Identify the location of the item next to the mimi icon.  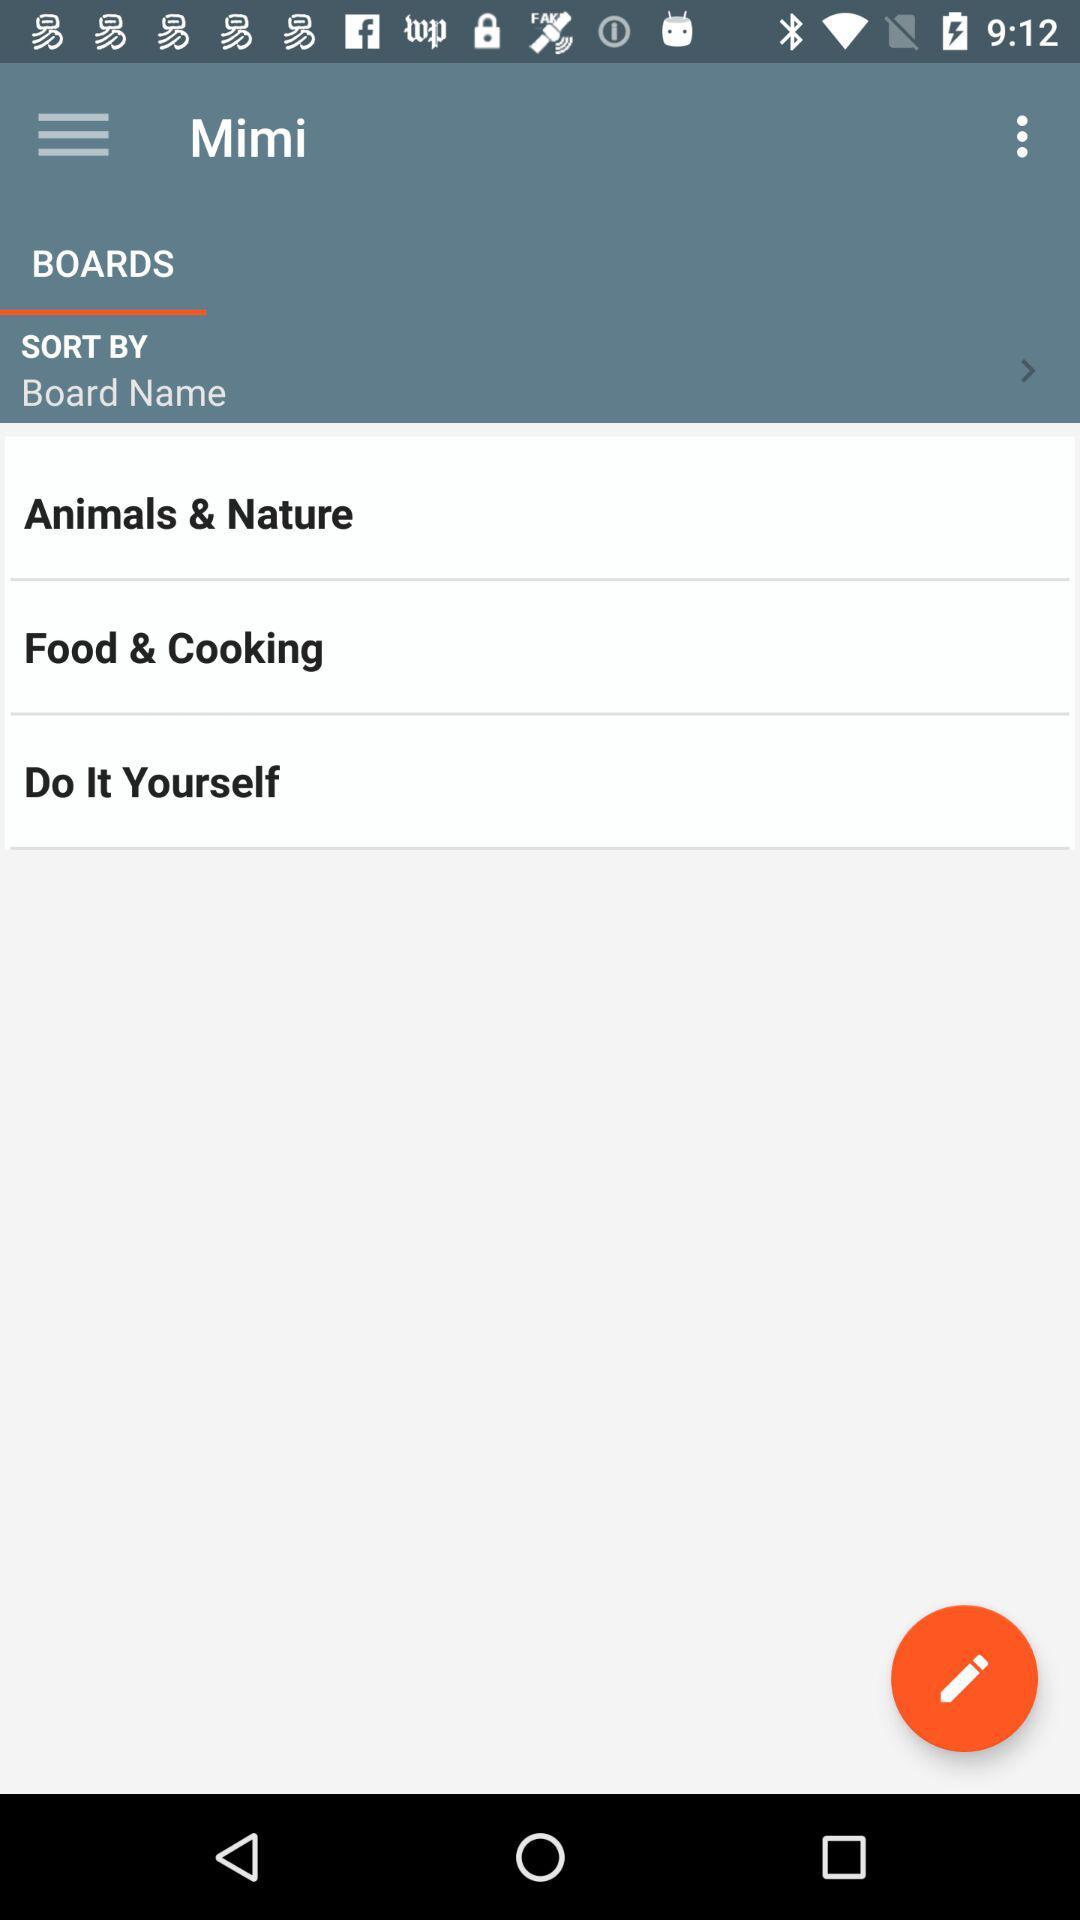
(1027, 135).